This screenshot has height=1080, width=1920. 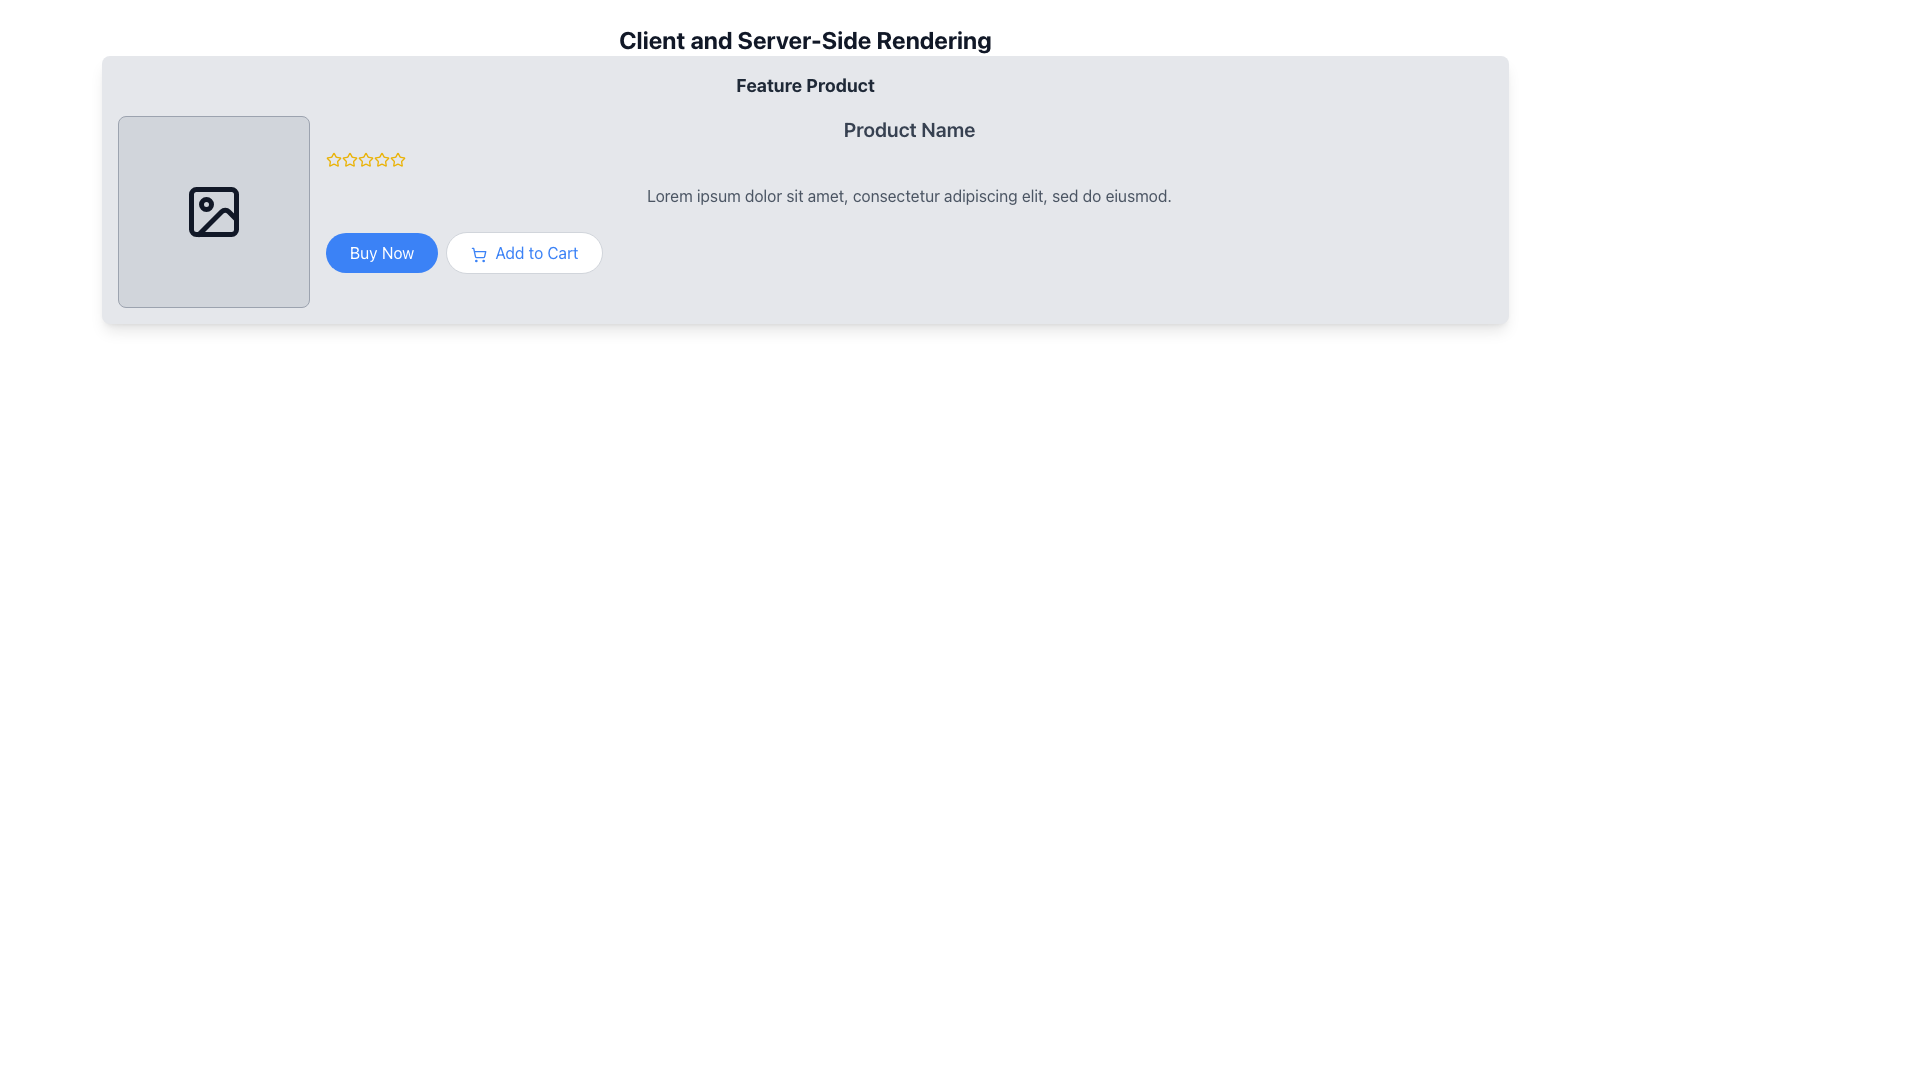 What do you see at coordinates (206, 204) in the screenshot?
I see `the Circular SVG element located near the top-right corner of the SVG icon that represents a framed image in the left section of a card-like layout` at bounding box center [206, 204].